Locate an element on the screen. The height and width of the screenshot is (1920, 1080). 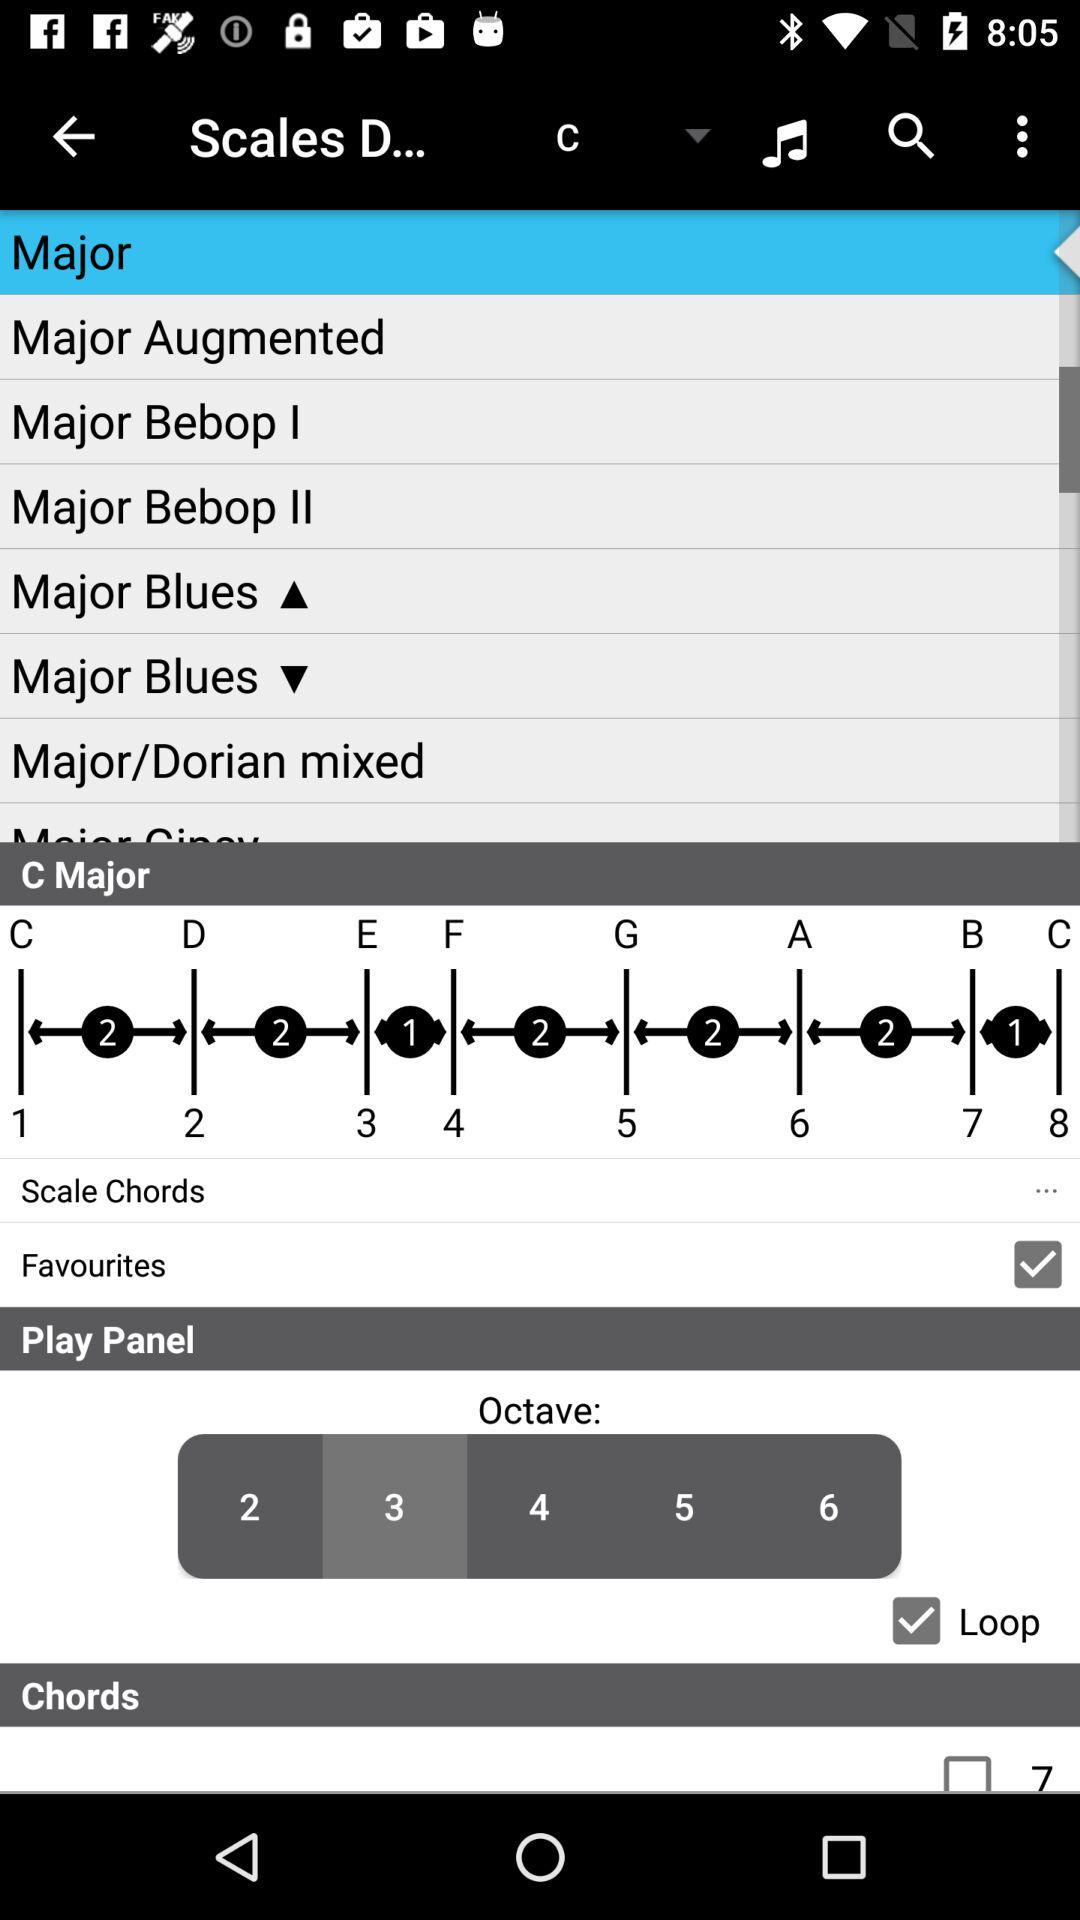
button is located at coordinates (916, 1620).